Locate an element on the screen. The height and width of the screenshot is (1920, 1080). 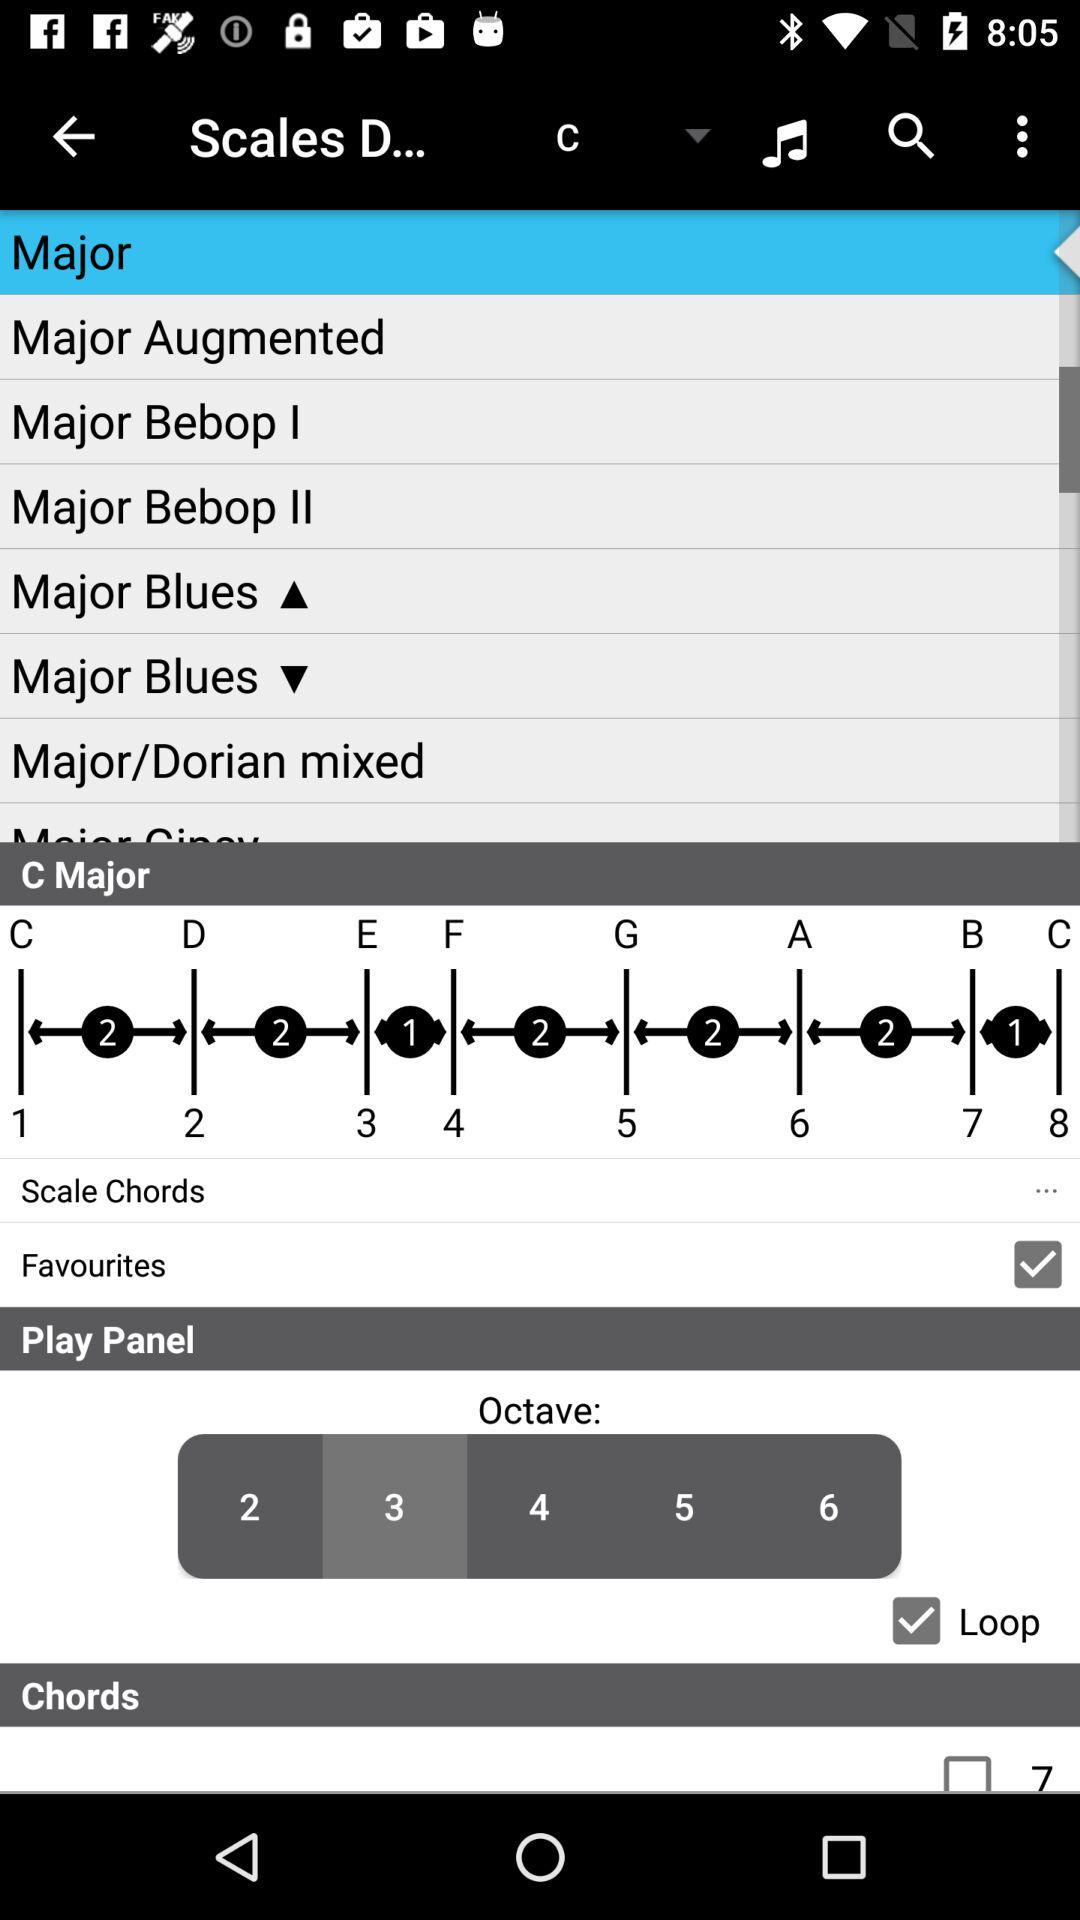
button is located at coordinates (916, 1620).